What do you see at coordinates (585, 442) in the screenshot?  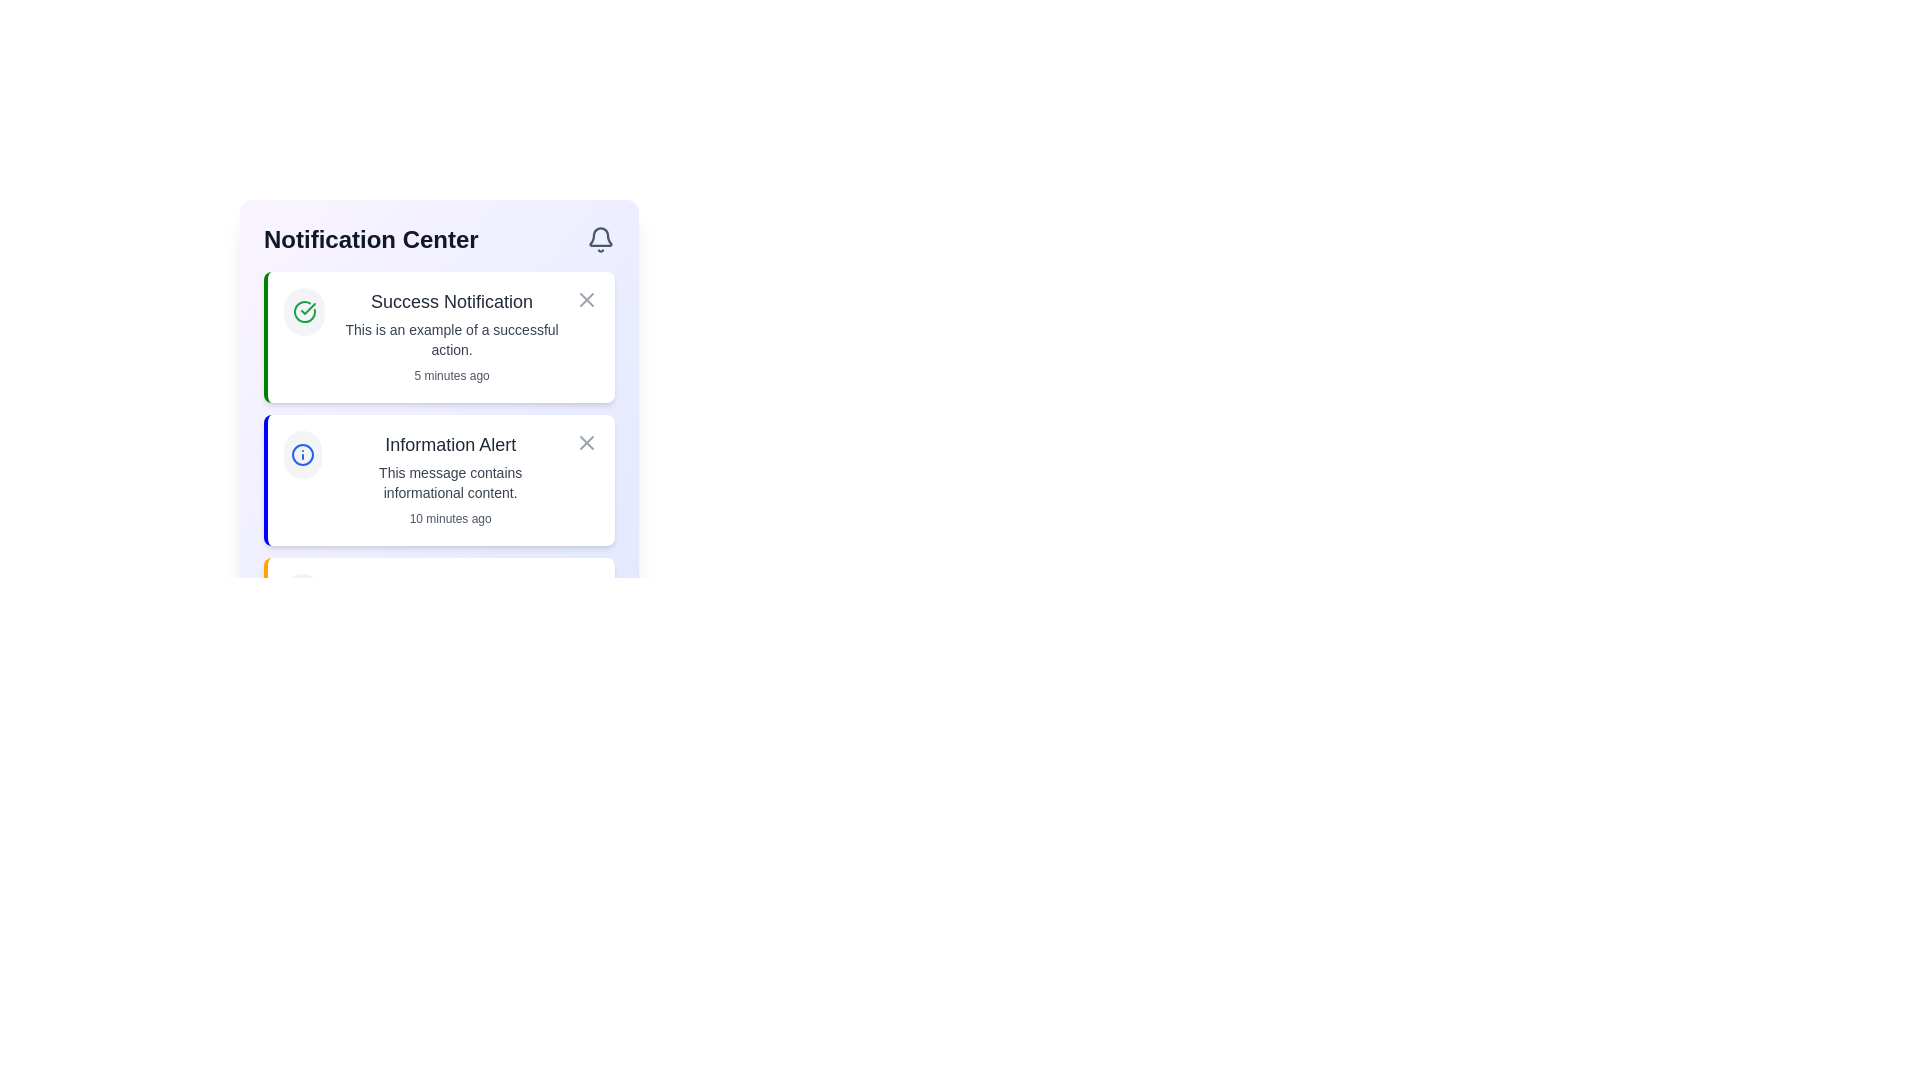 I see `the close button located in the top-right corner of the notification card` at bounding box center [585, 442].